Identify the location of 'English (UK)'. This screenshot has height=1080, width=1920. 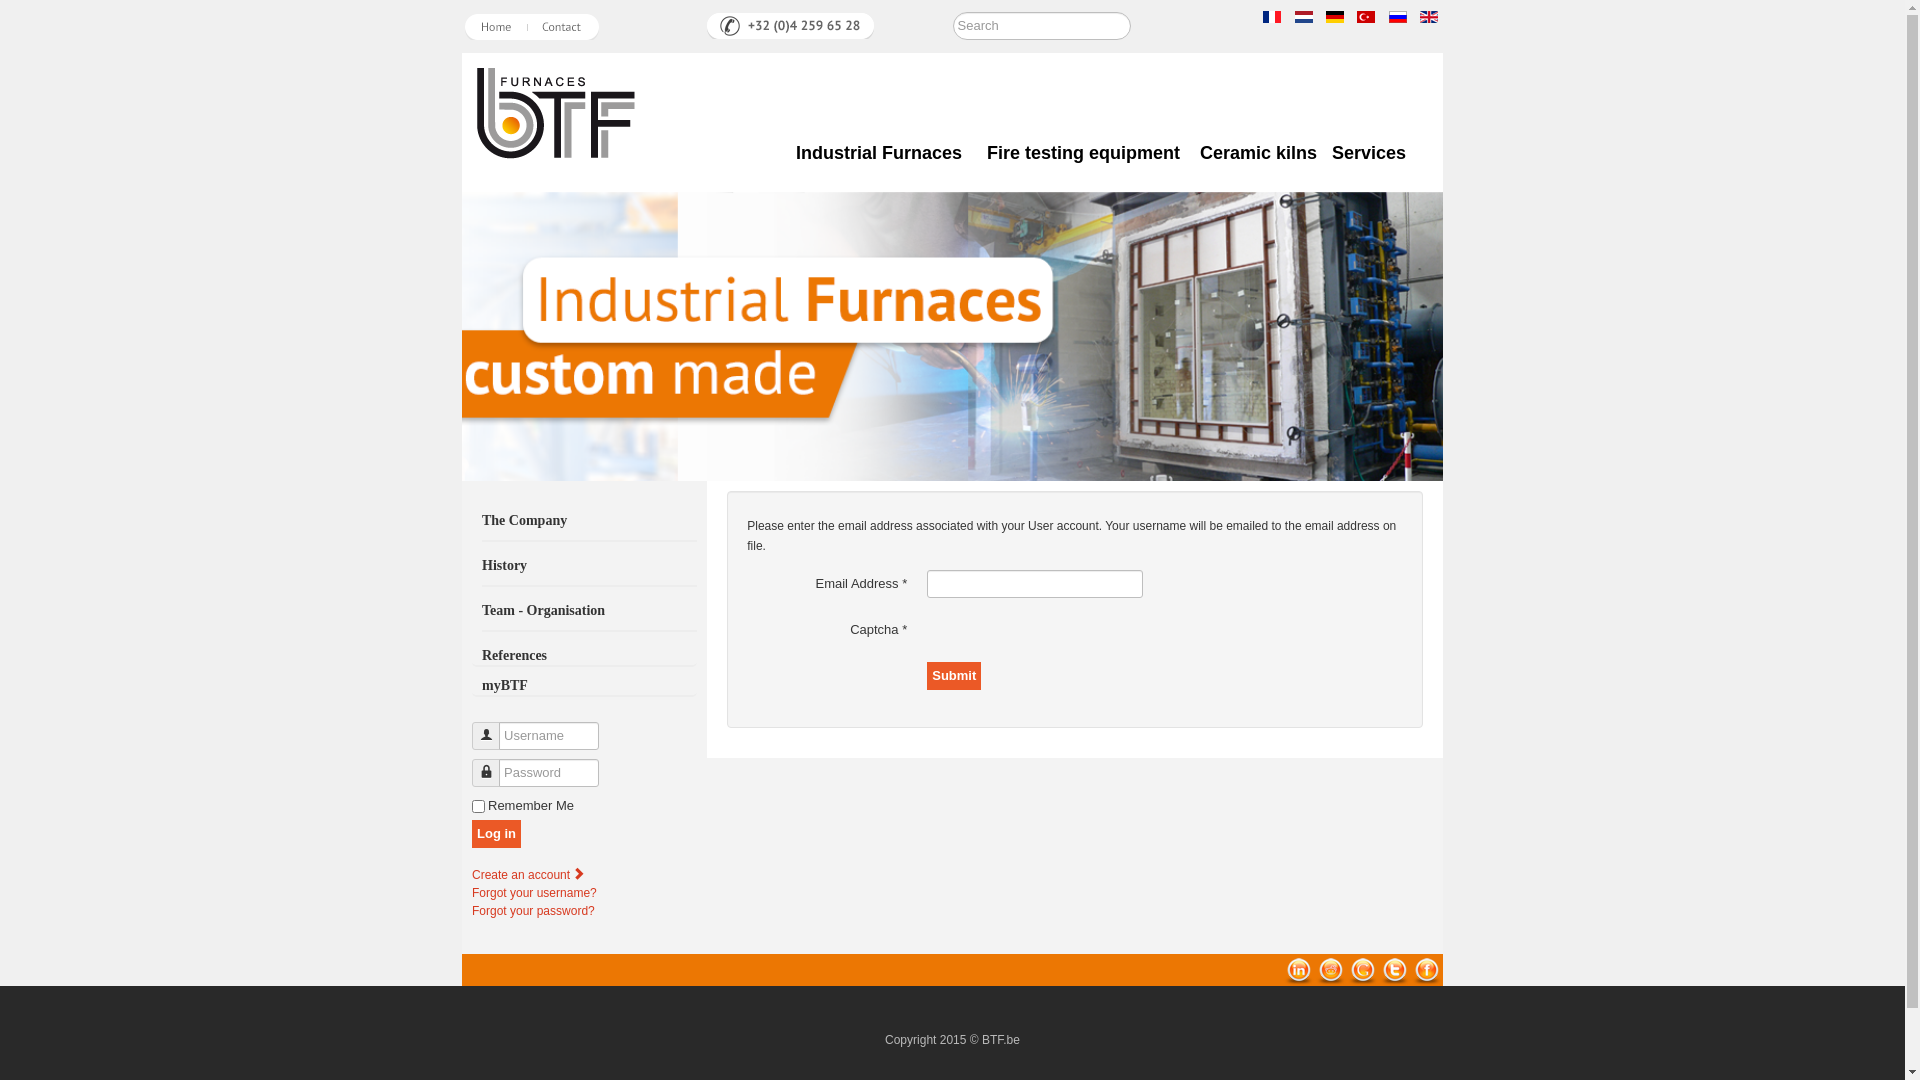
(1428, 16).